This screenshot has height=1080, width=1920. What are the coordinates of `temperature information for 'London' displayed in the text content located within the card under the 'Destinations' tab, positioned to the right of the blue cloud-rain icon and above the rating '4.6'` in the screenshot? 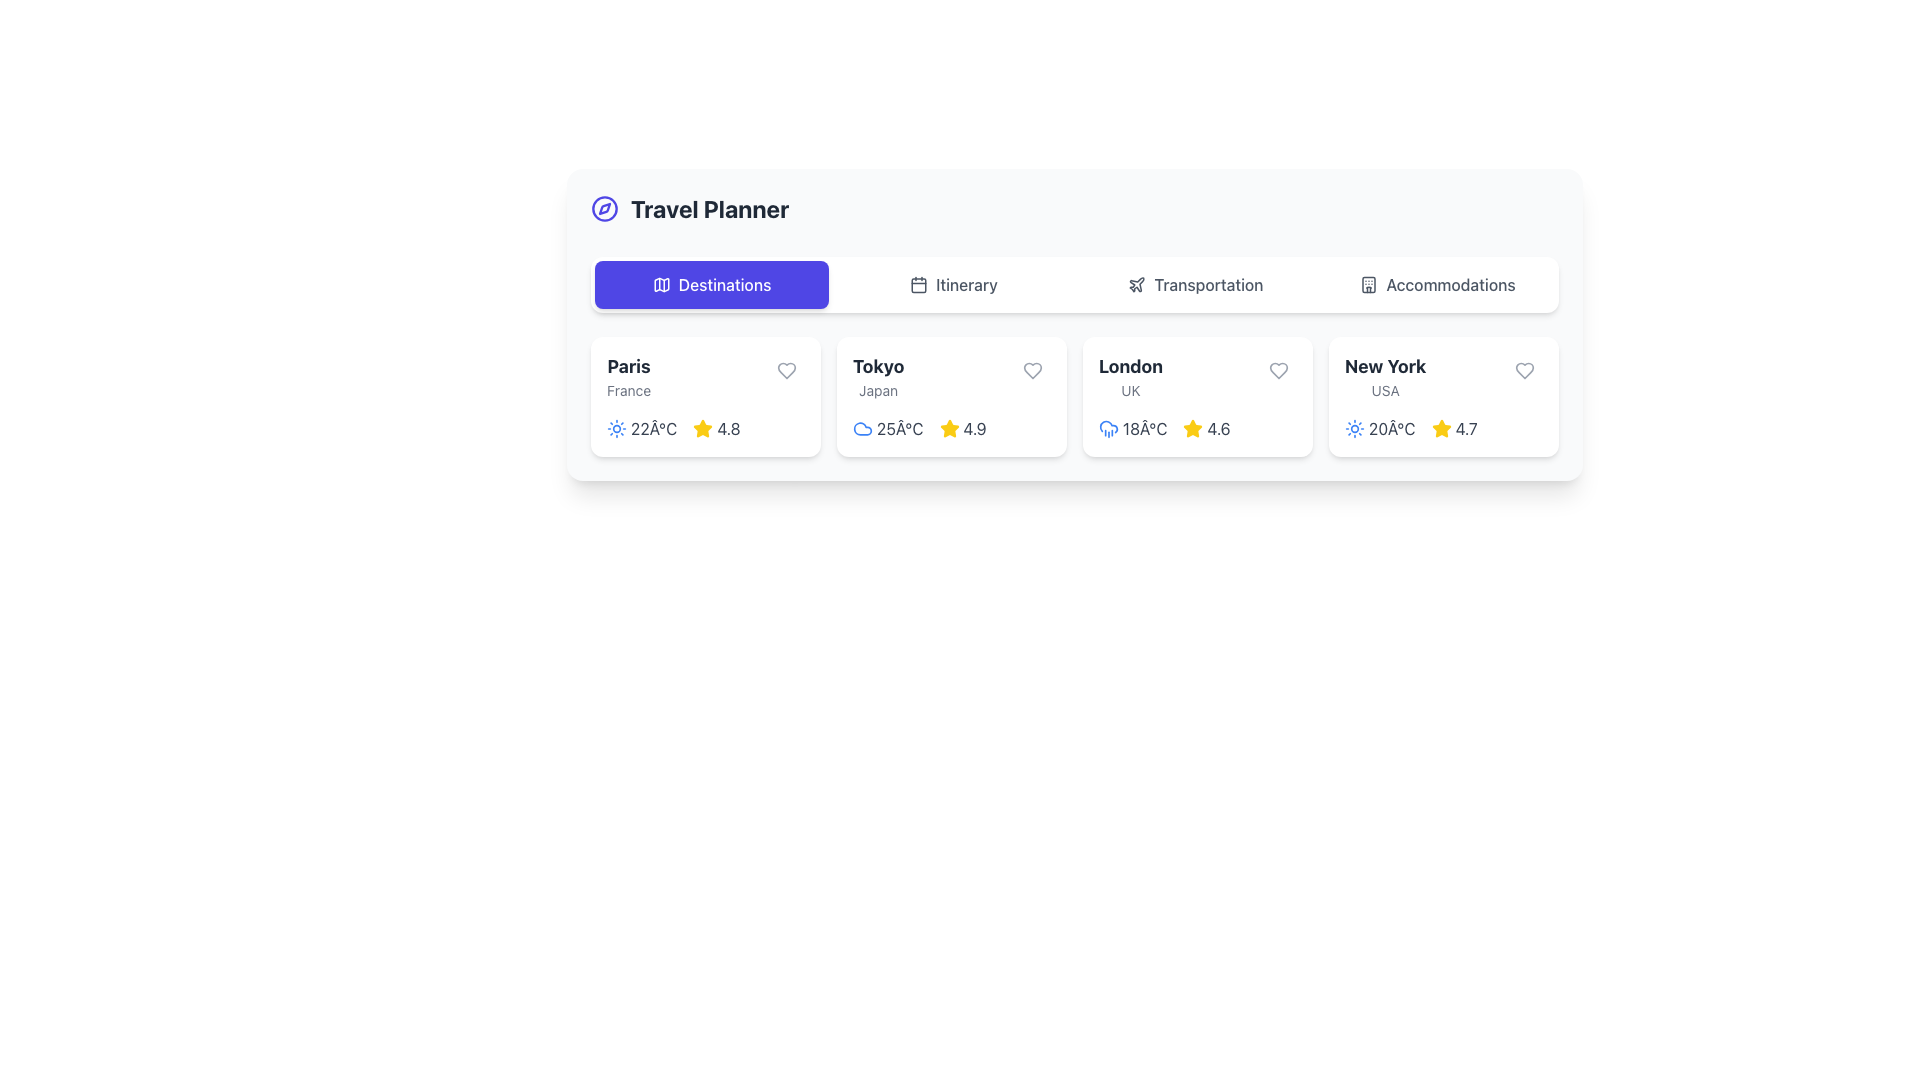 It's located at (1133, 427).